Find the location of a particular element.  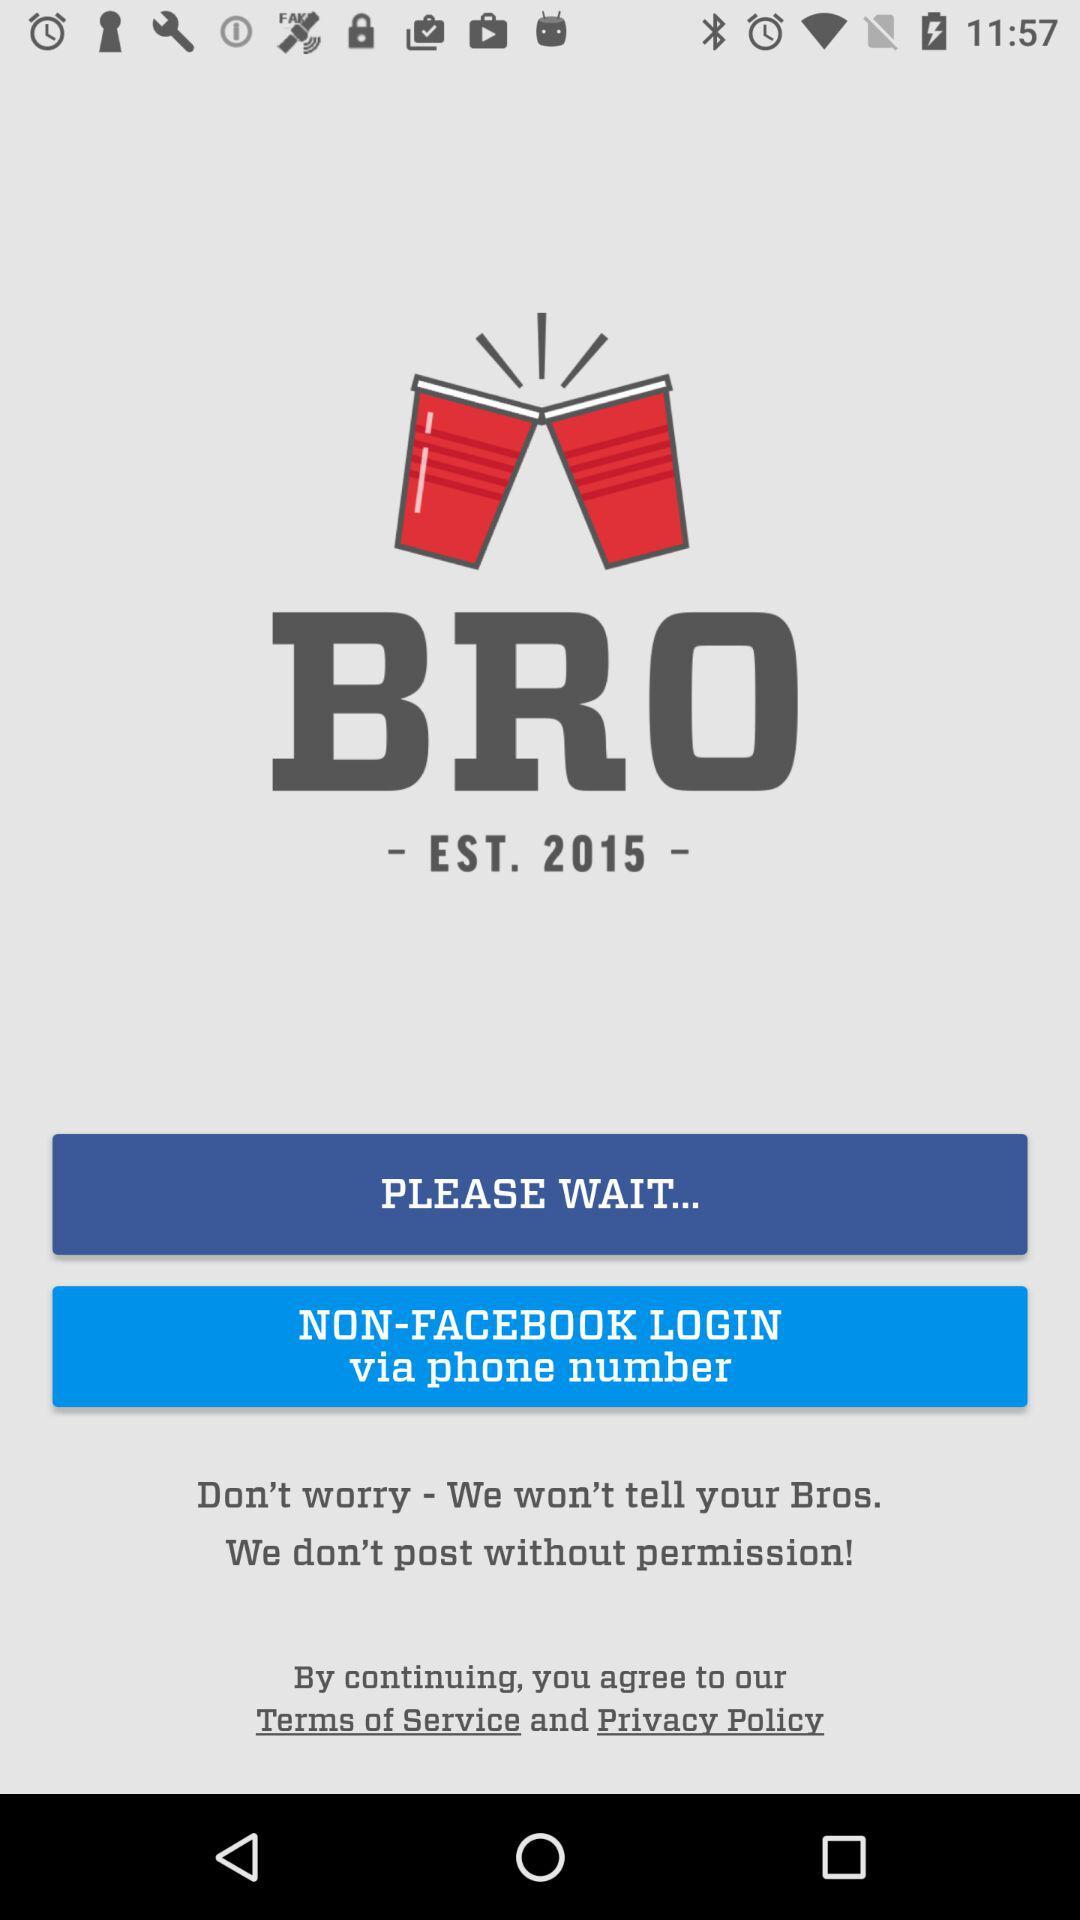

the non facebook login item is located at coordinates (540, 1346).